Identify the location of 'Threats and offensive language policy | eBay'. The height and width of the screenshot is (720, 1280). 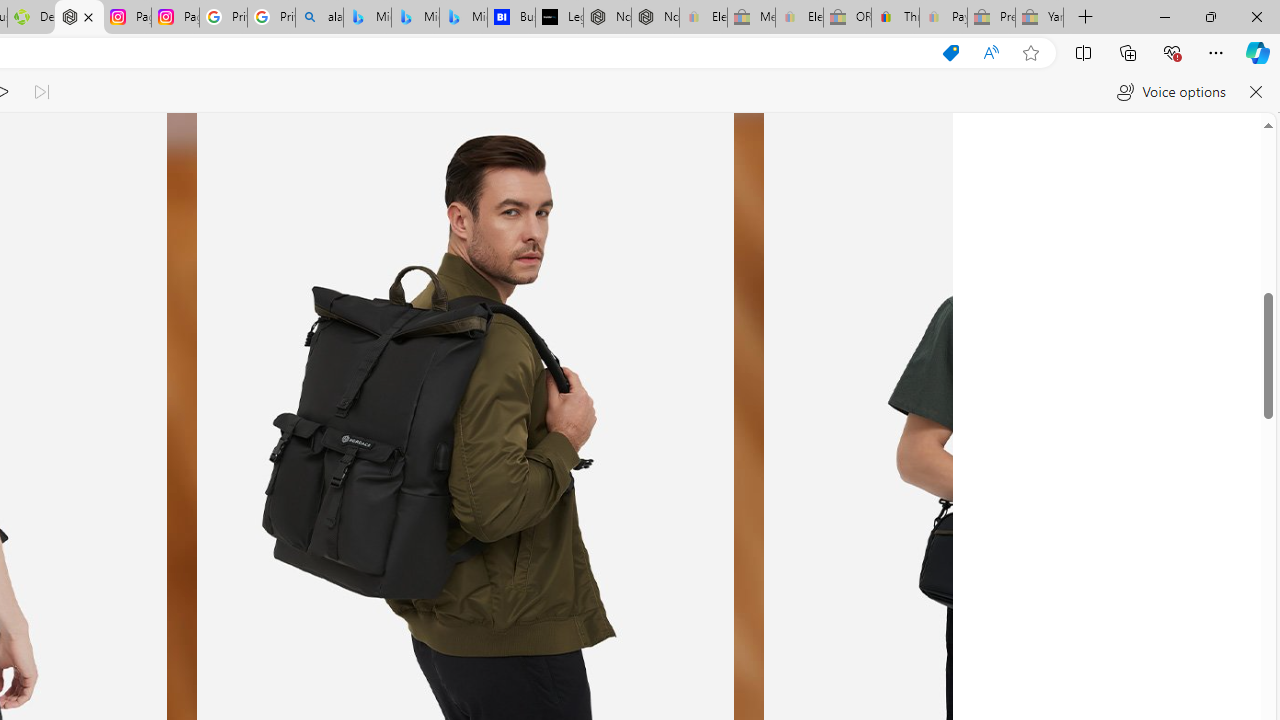
(894, 17).